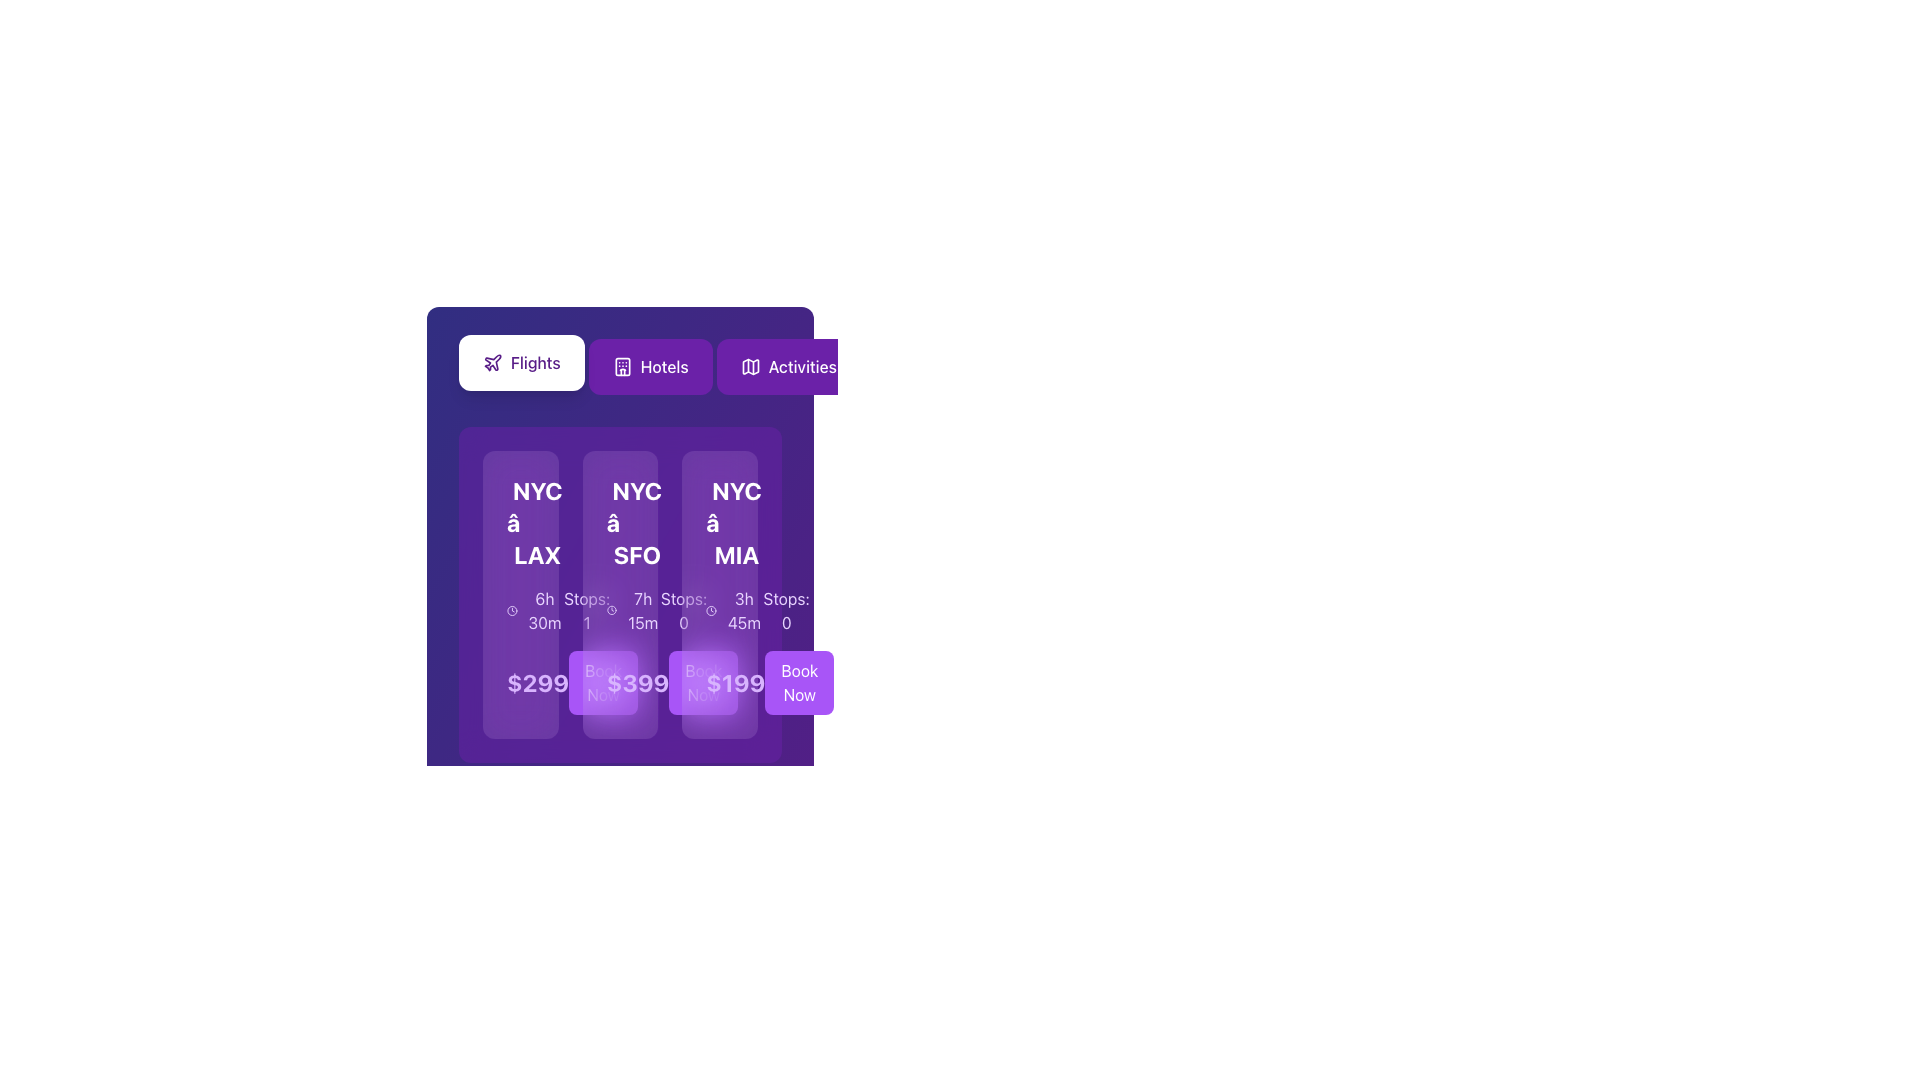  I want to click on the booking button located at the bottom-right of the third card in the vertical card layout to proceed with booking, so click(798, 681).